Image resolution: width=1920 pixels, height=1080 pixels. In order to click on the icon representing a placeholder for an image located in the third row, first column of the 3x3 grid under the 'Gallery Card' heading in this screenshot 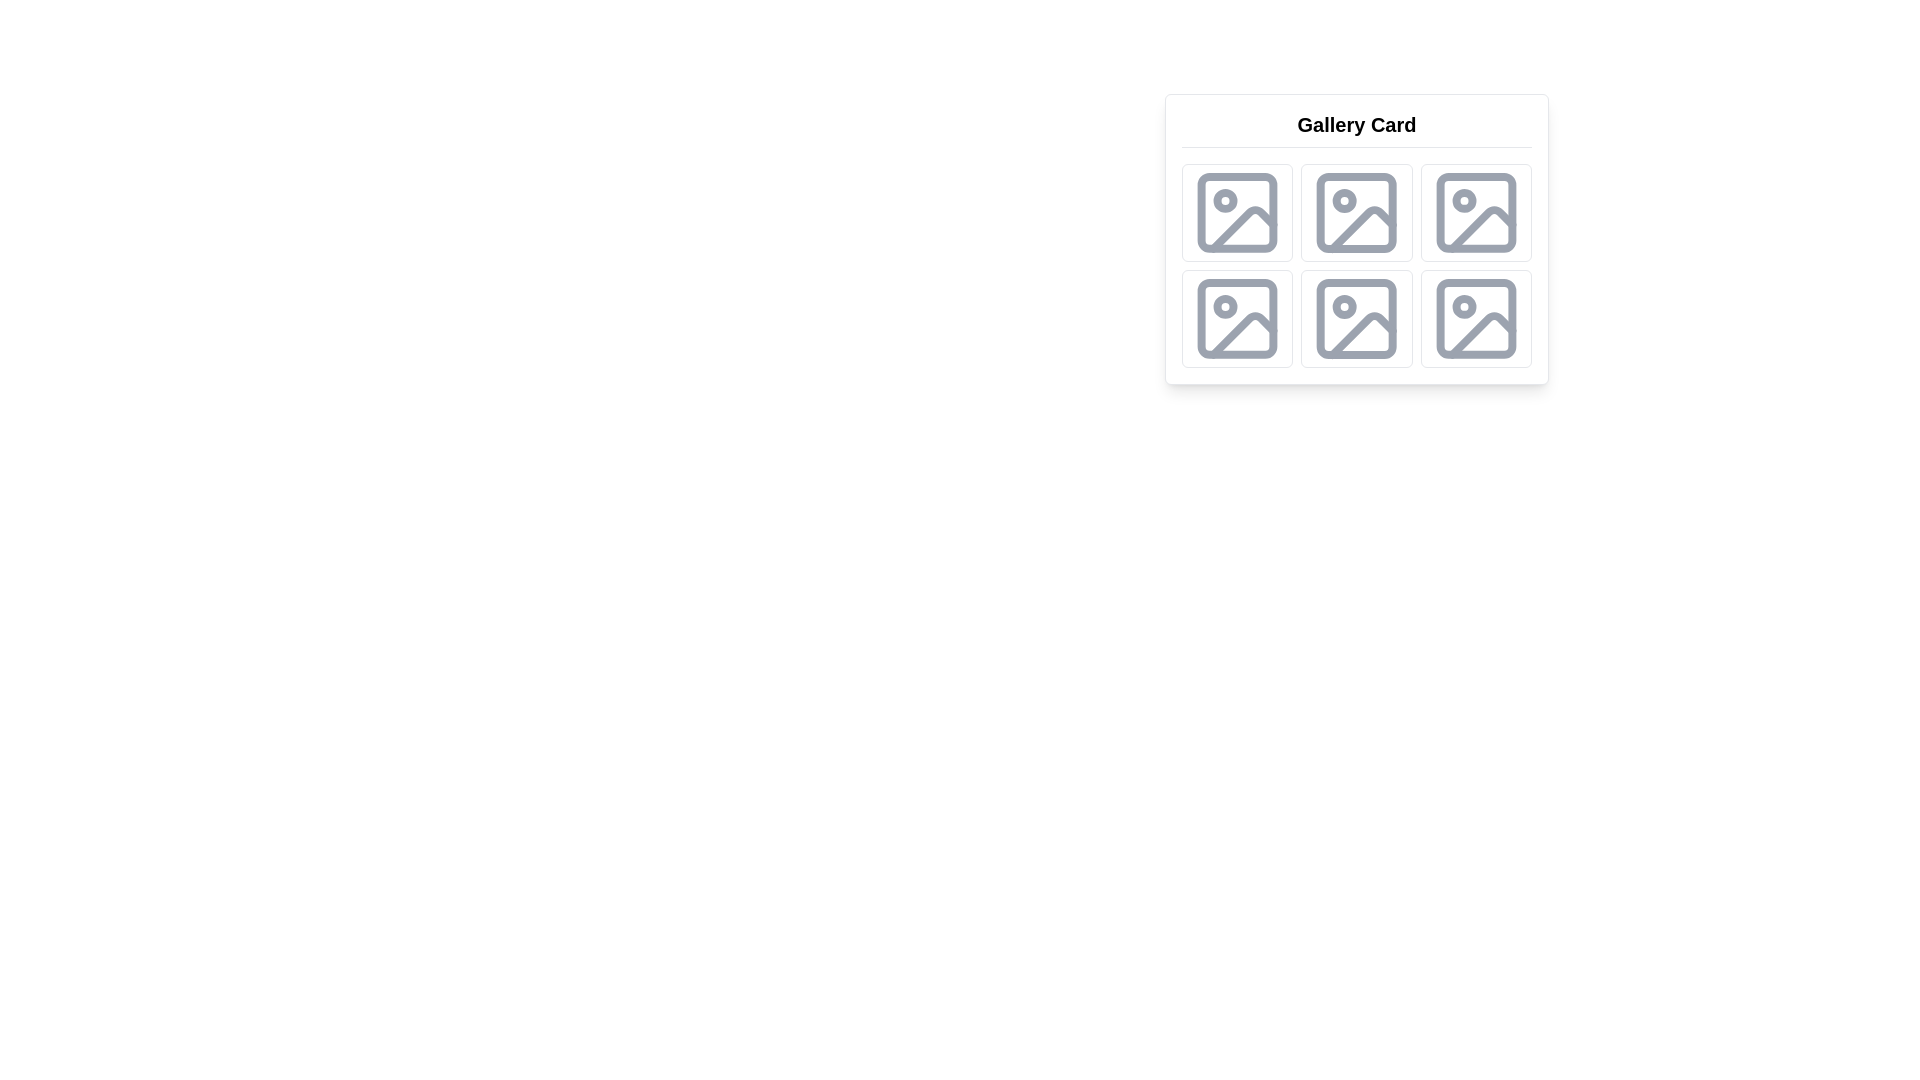, I will do `click(1357, 318)`.